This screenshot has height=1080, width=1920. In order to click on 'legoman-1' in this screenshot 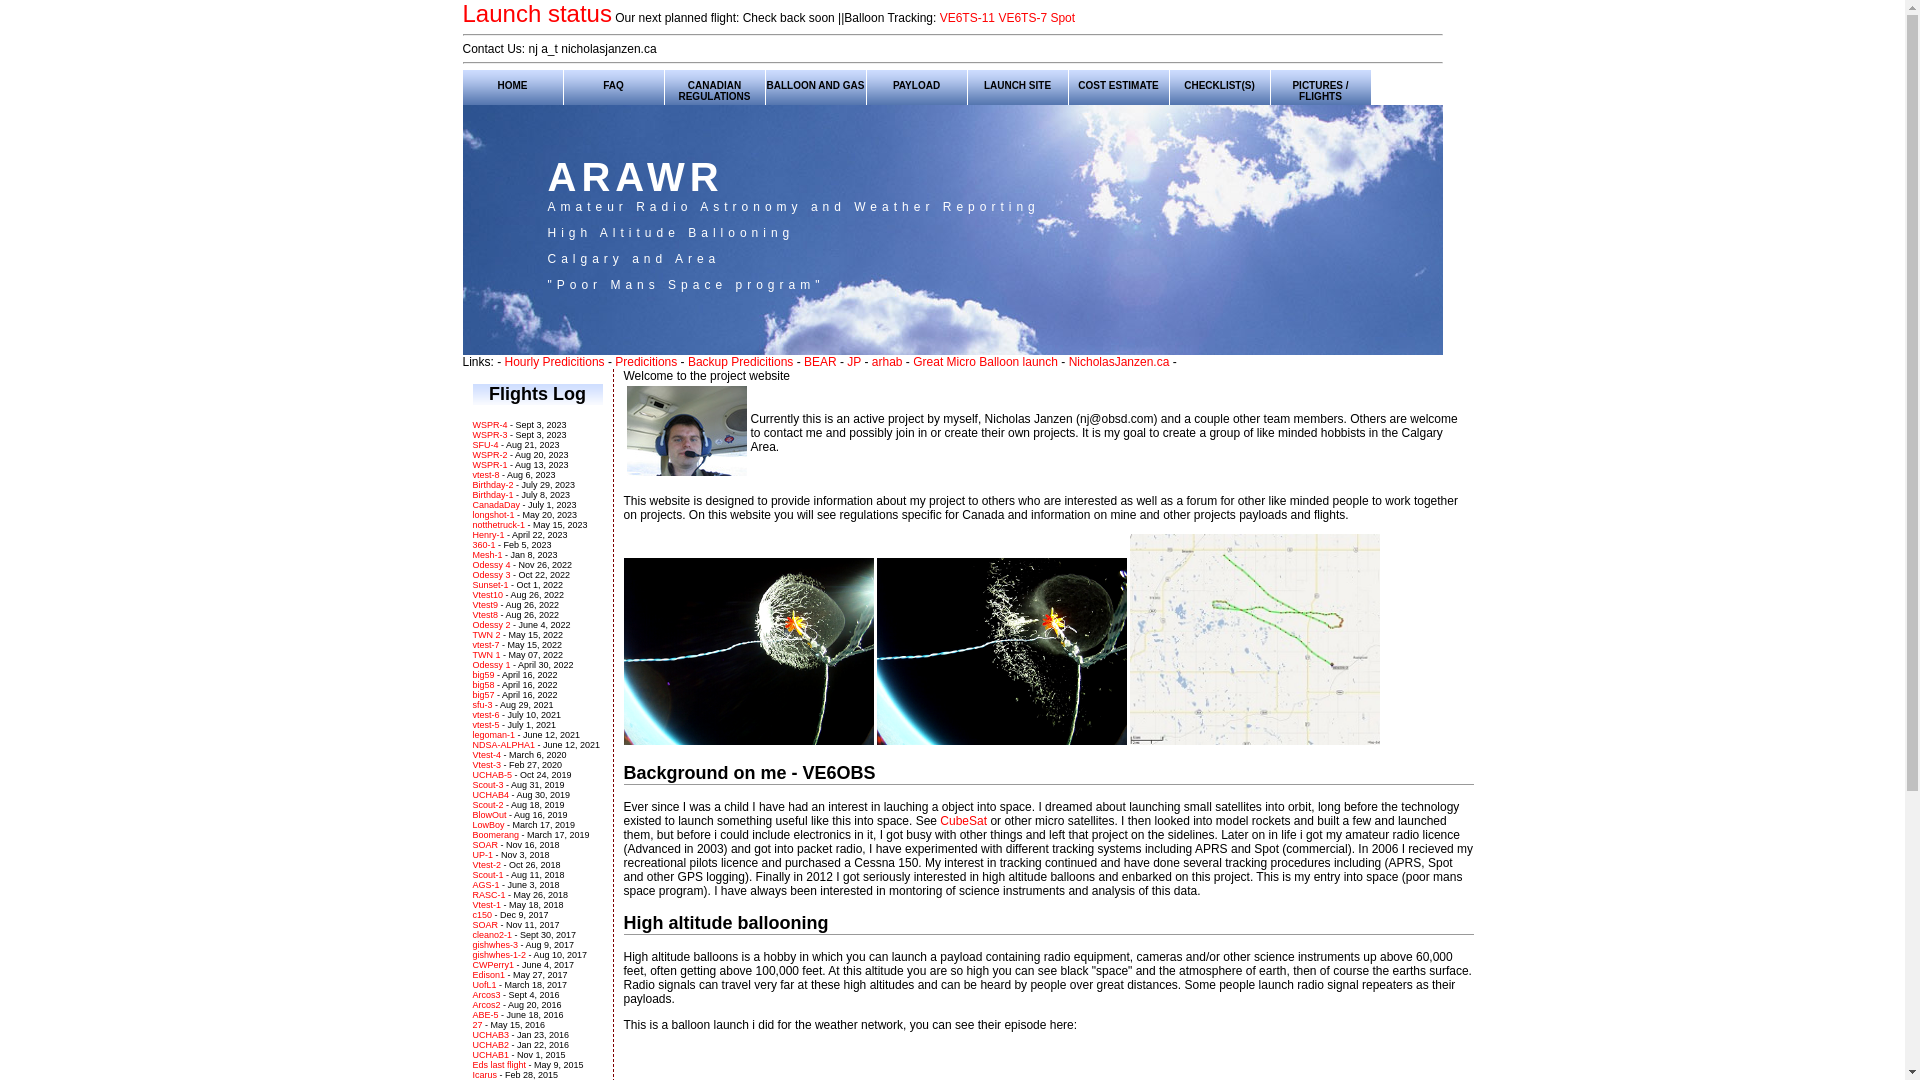, I will do `click(493, 735)`.